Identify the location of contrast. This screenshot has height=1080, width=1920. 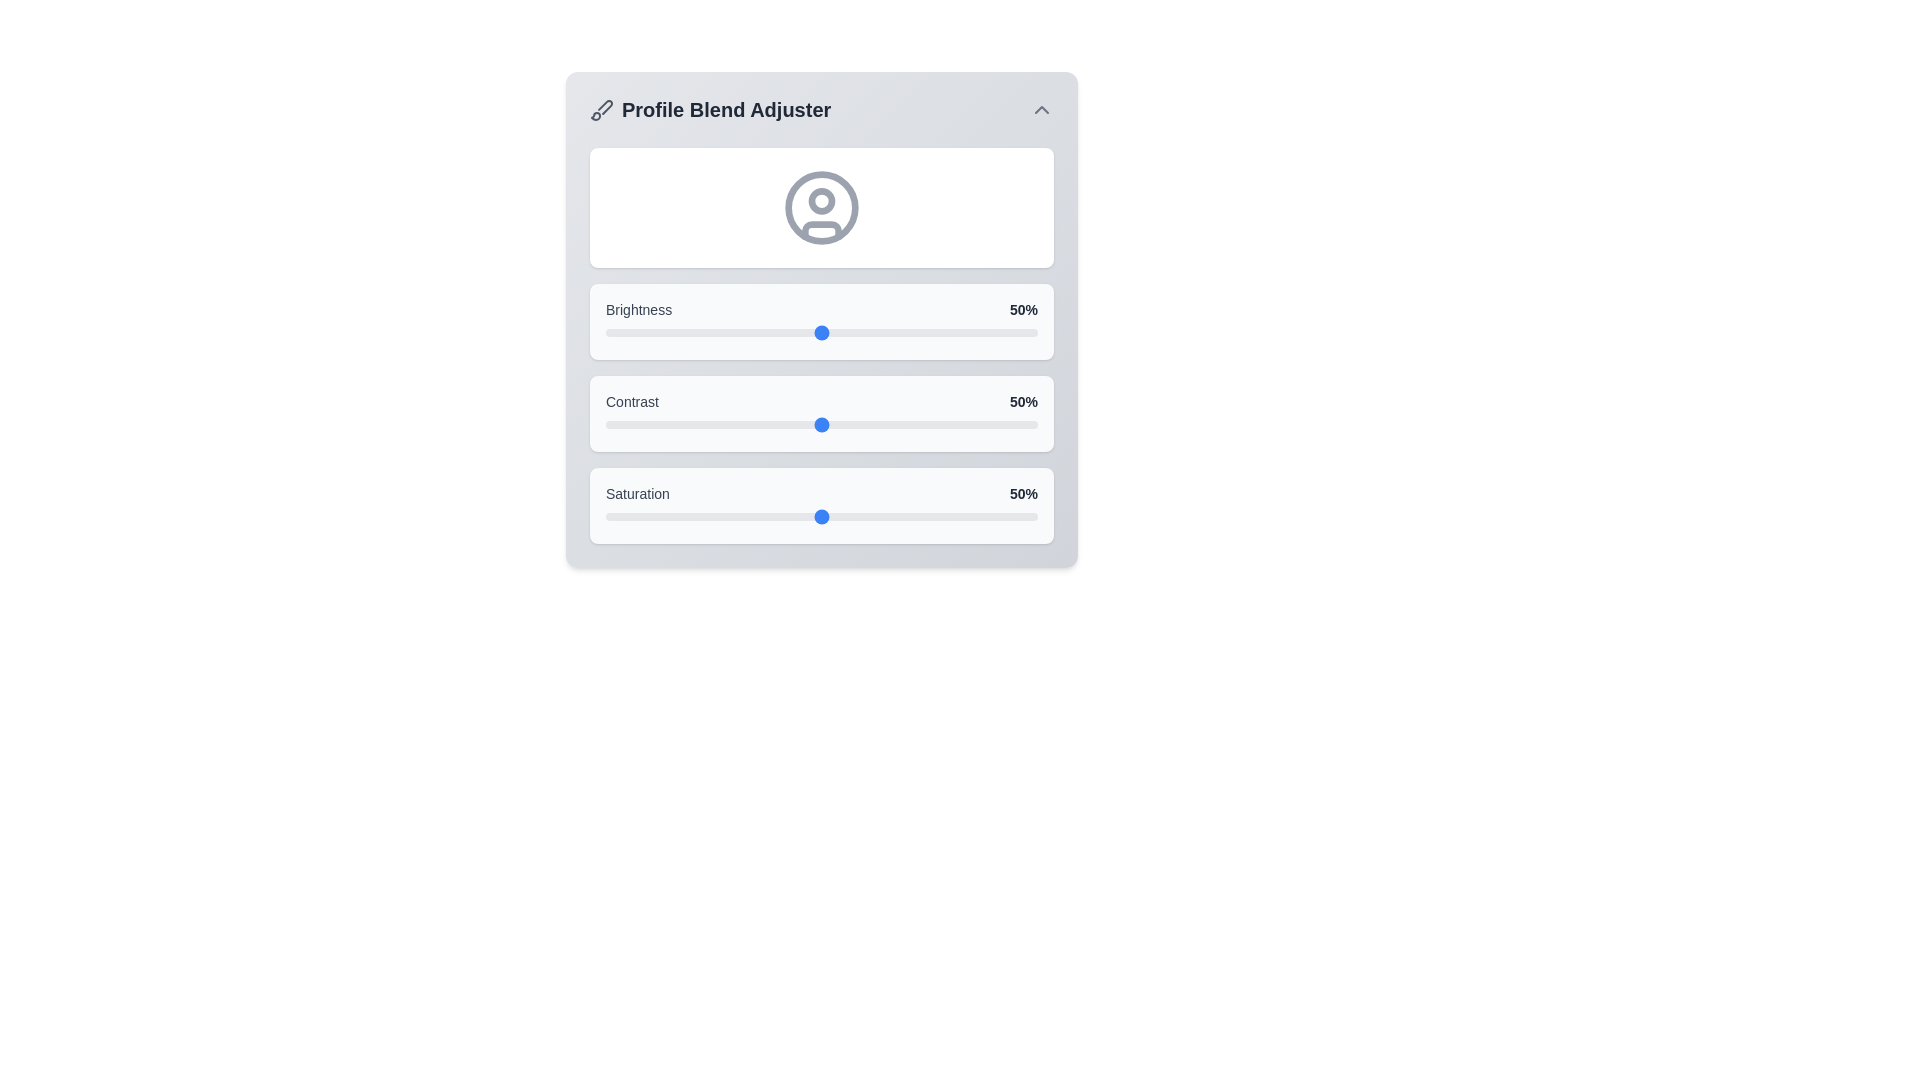
(630, 423).